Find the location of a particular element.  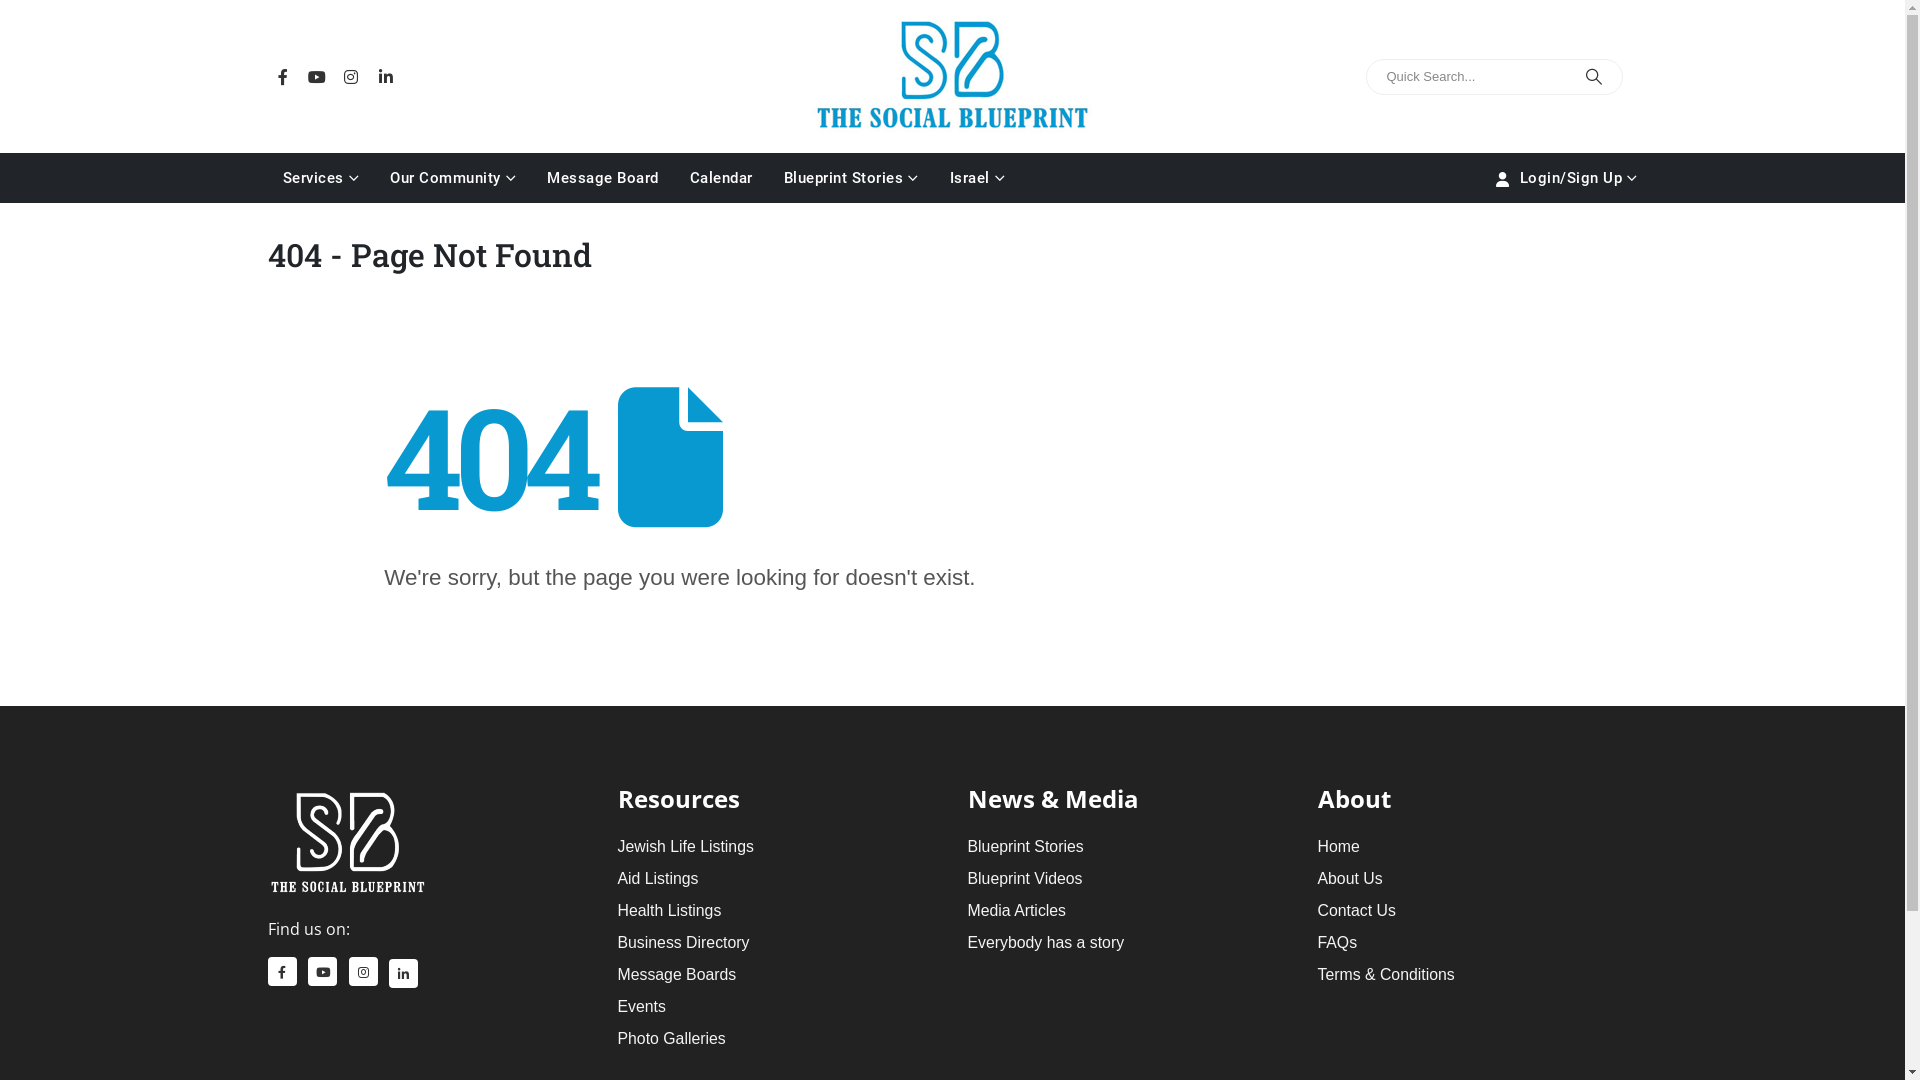

'Login/Sign Up' is located at coordinates (1563, 176).